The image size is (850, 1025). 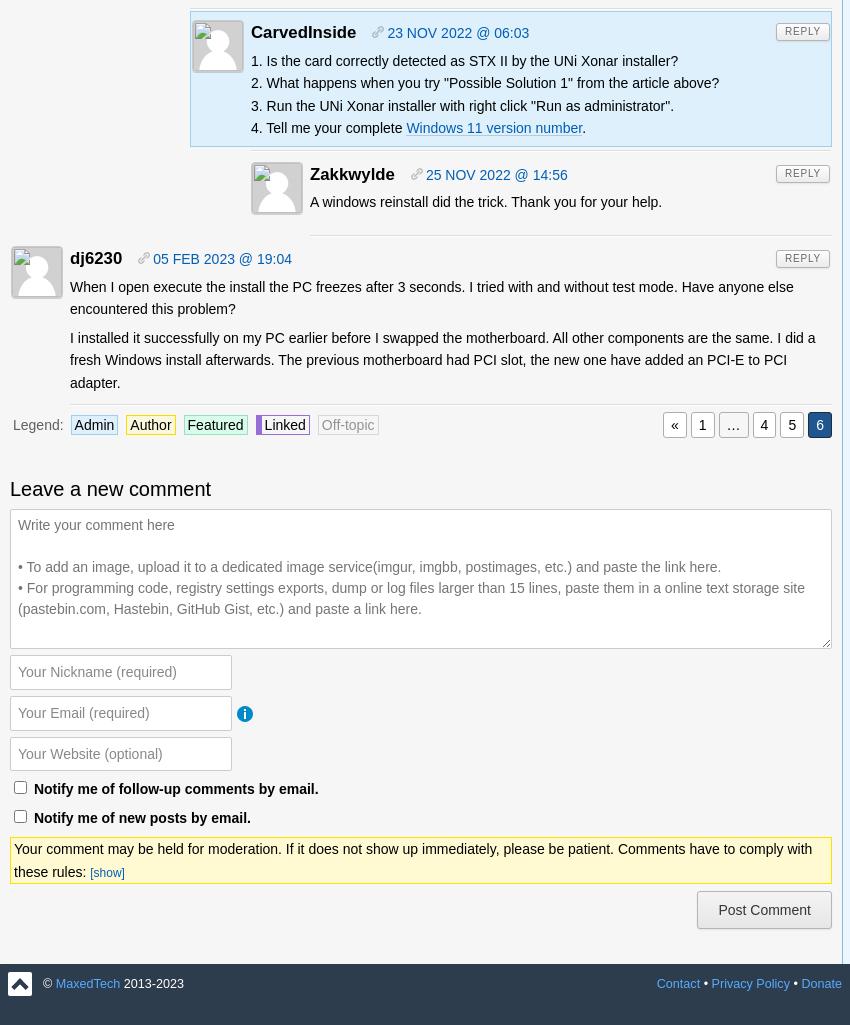 I want to click on 'When I open execute the install the PC freezes after 3 seconds. I tried with and without test mode. Have anyone else encountered this problem?', so click(x=430, y=297).